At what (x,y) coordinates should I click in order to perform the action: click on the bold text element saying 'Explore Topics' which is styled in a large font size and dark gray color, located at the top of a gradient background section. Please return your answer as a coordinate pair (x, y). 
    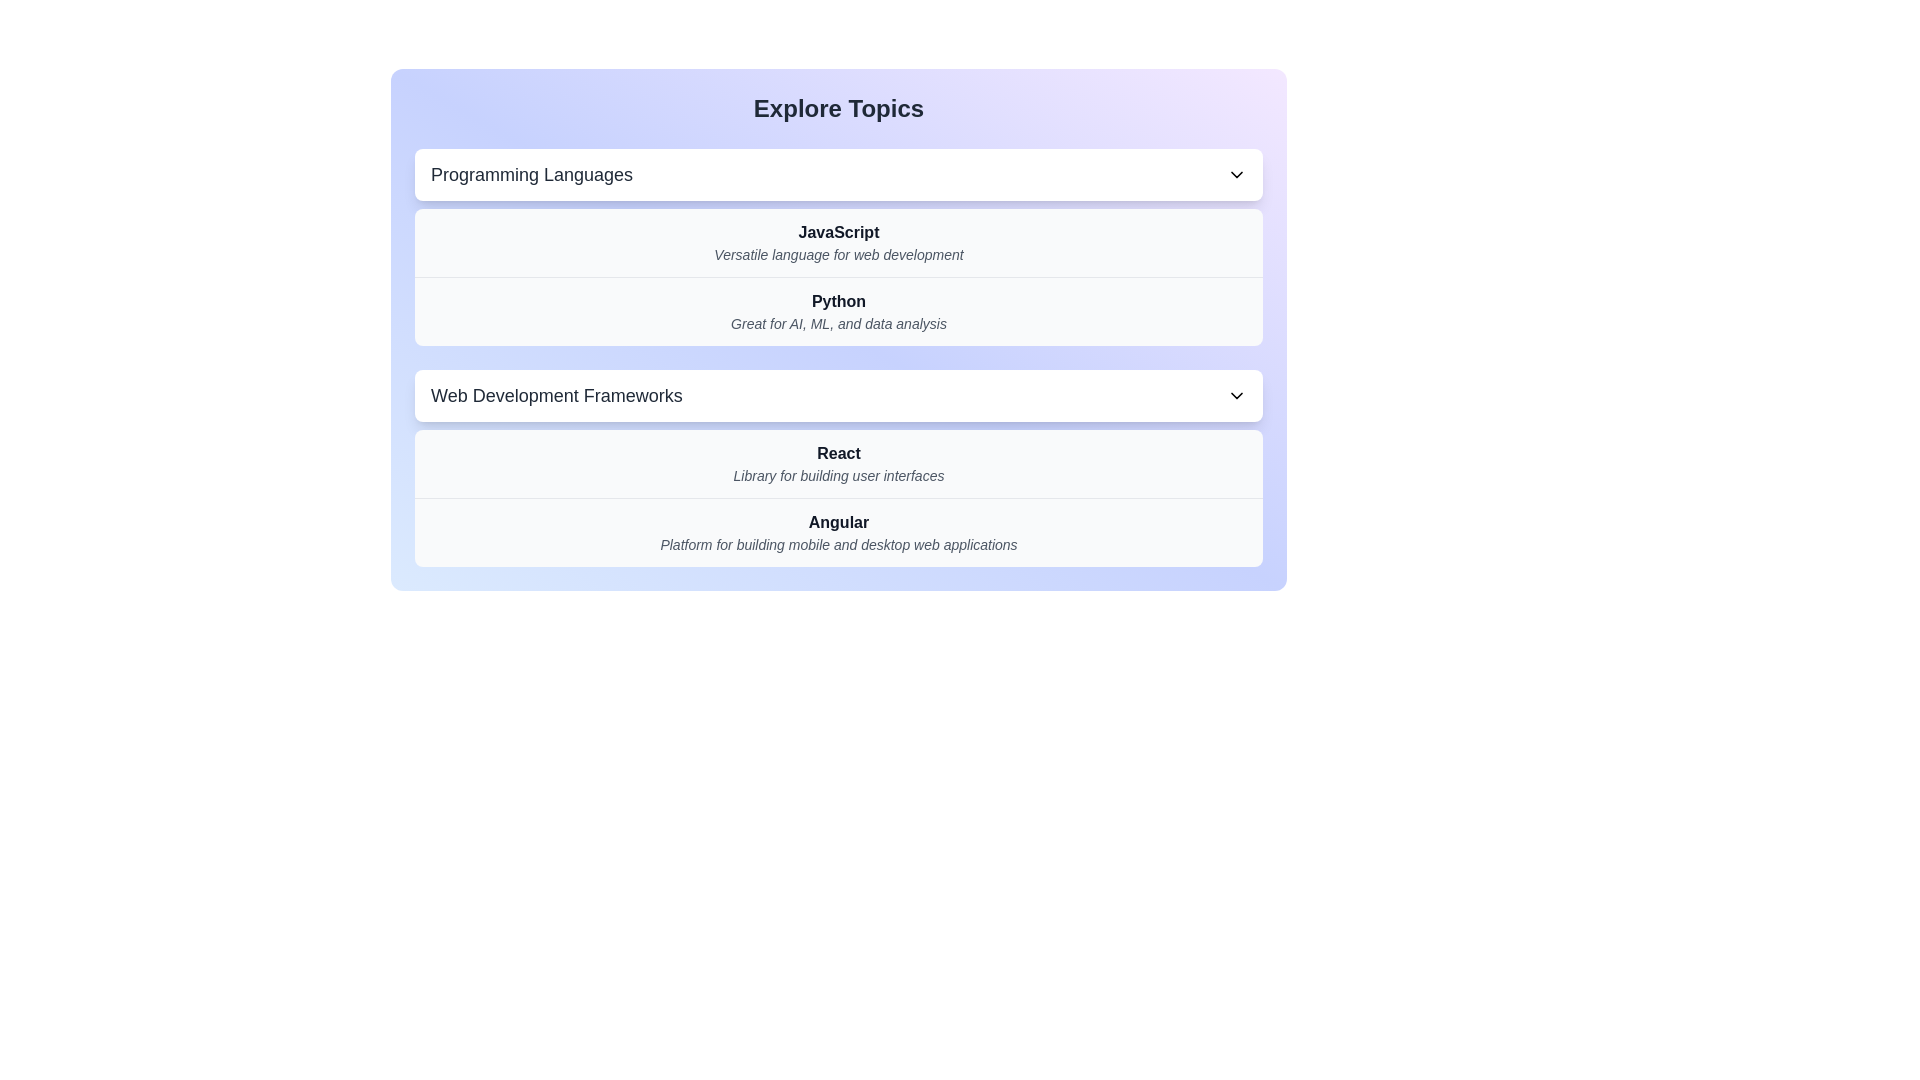
    Looking at the image, I should click on (839, 108).